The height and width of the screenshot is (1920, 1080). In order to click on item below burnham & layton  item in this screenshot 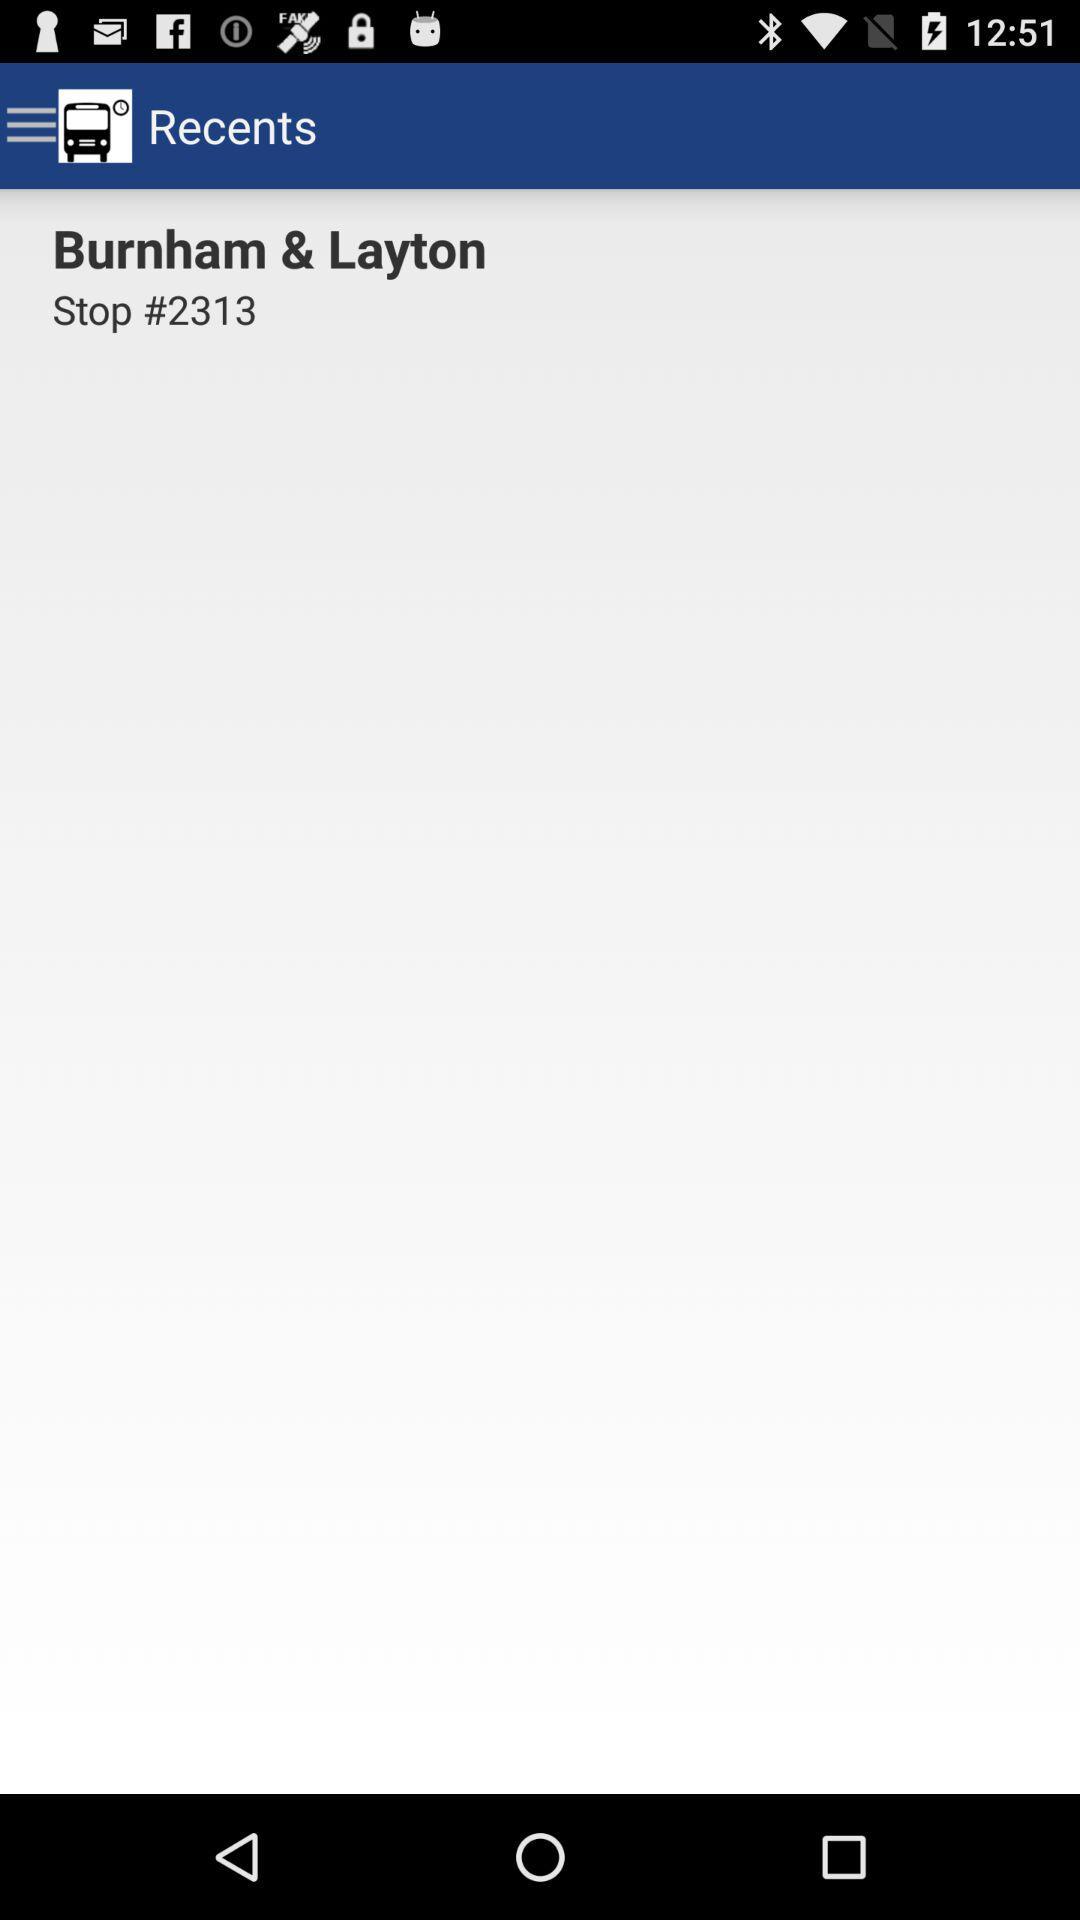, I will do `click(153, 321)`.